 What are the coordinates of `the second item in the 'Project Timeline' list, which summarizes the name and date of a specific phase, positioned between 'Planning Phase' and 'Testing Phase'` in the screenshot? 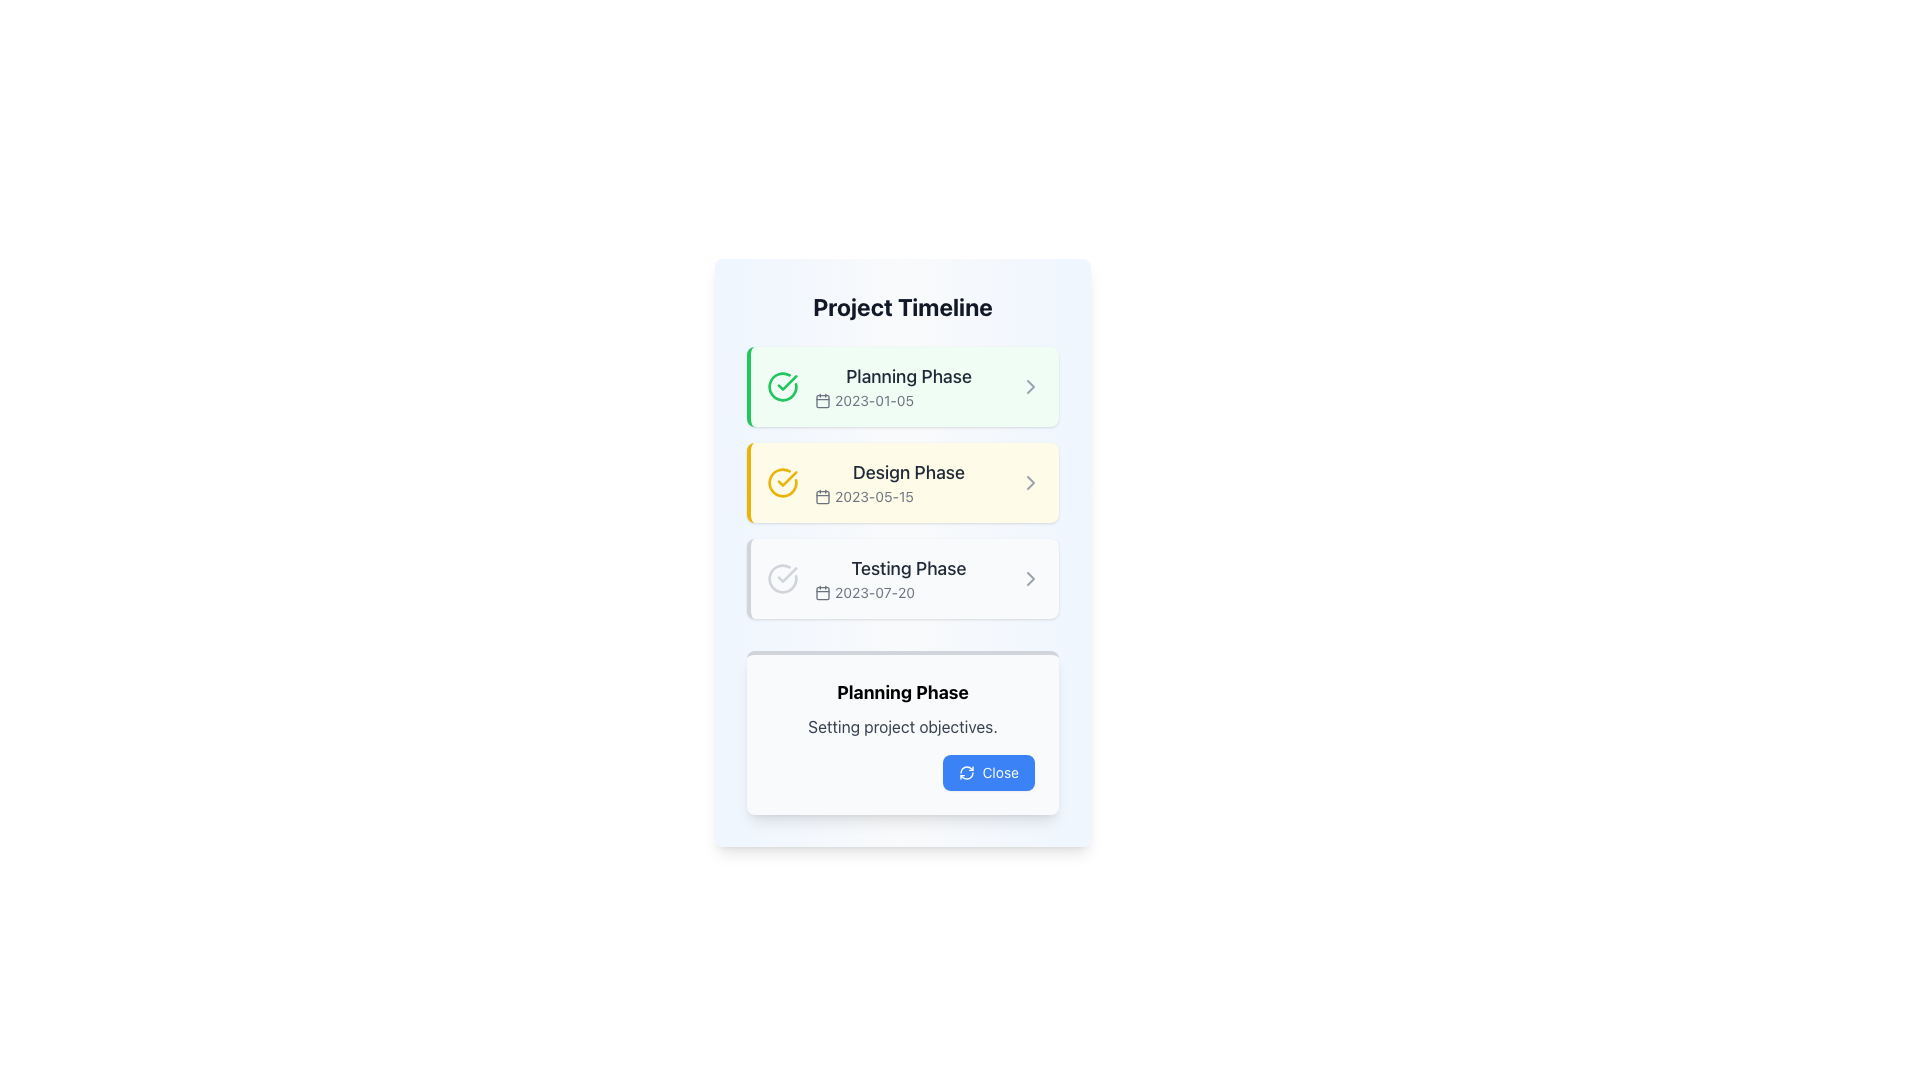 It's located at (901, 482).